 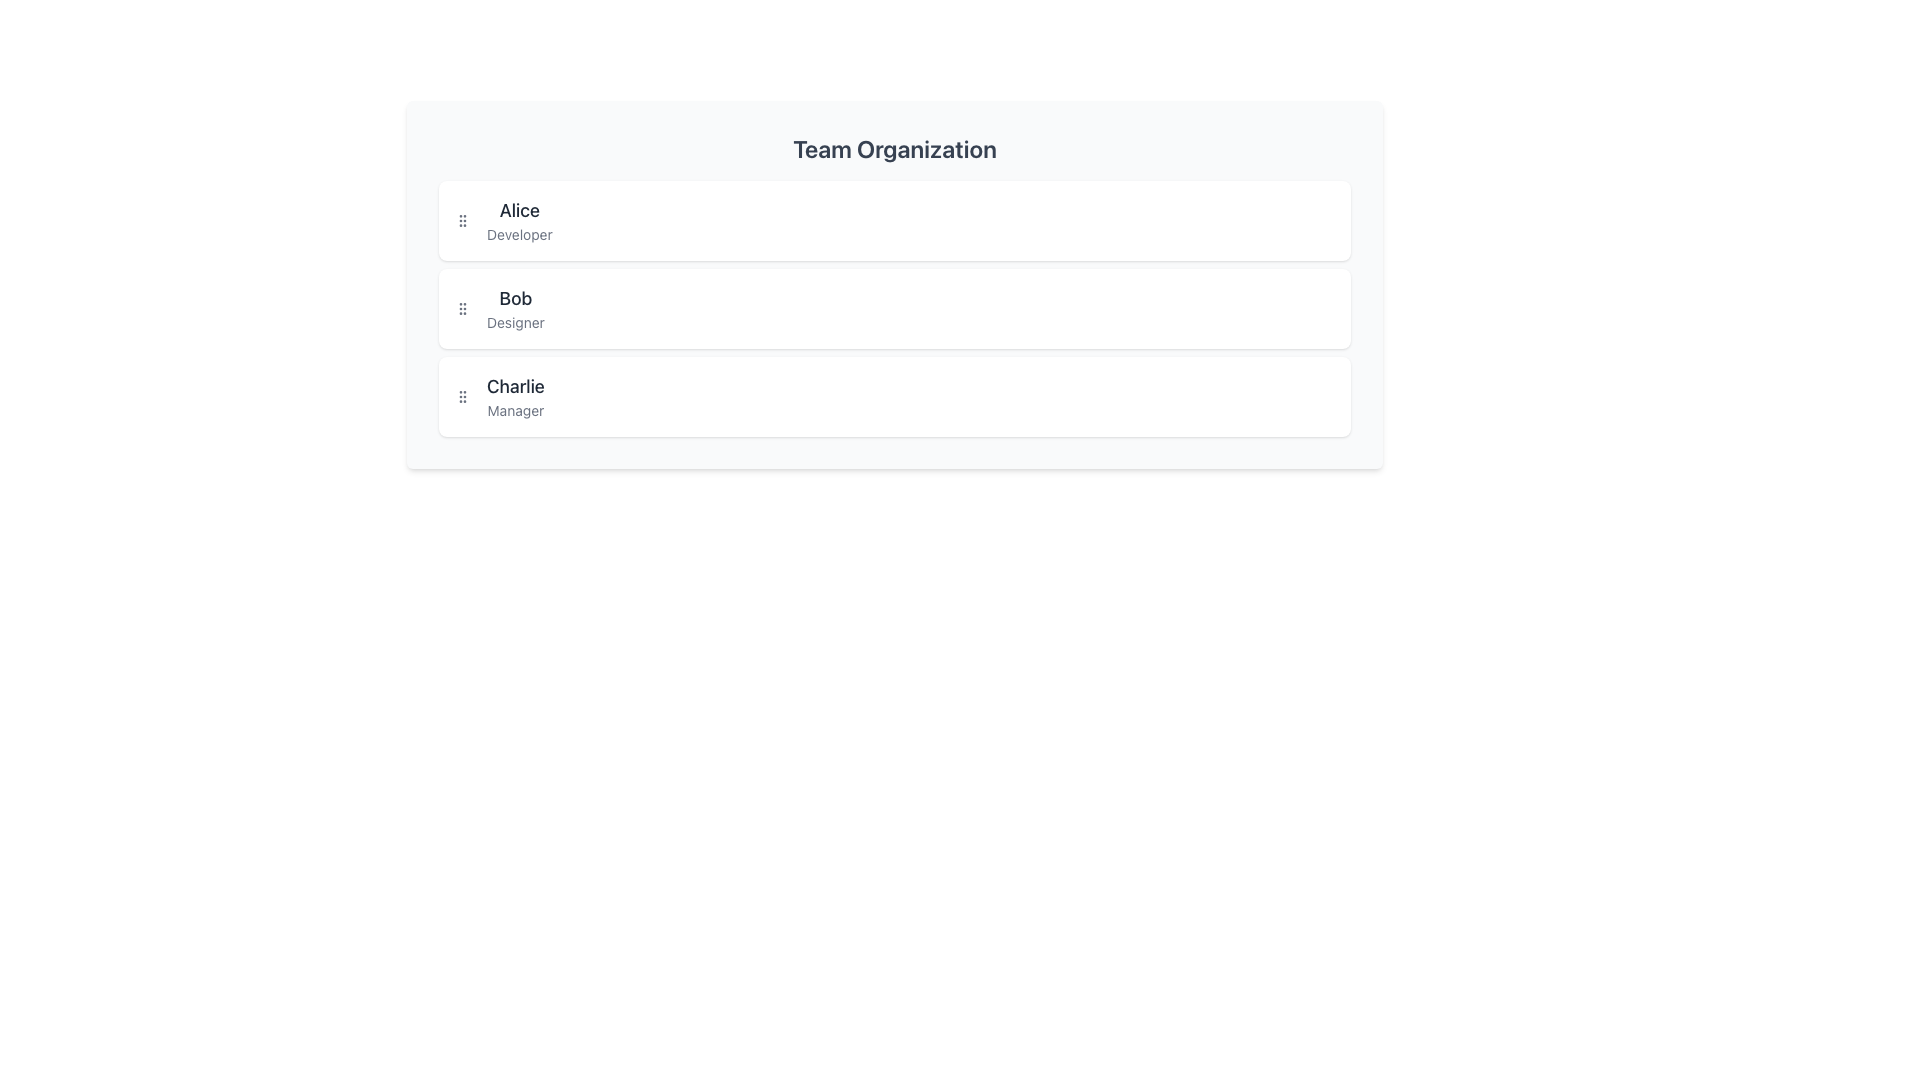 What do you see at coordinates (461, 397) in the screenshot?
I see `the drag handle located to the left of the username text for 'Charlie, Manager'` at bounding box center [461, 397].